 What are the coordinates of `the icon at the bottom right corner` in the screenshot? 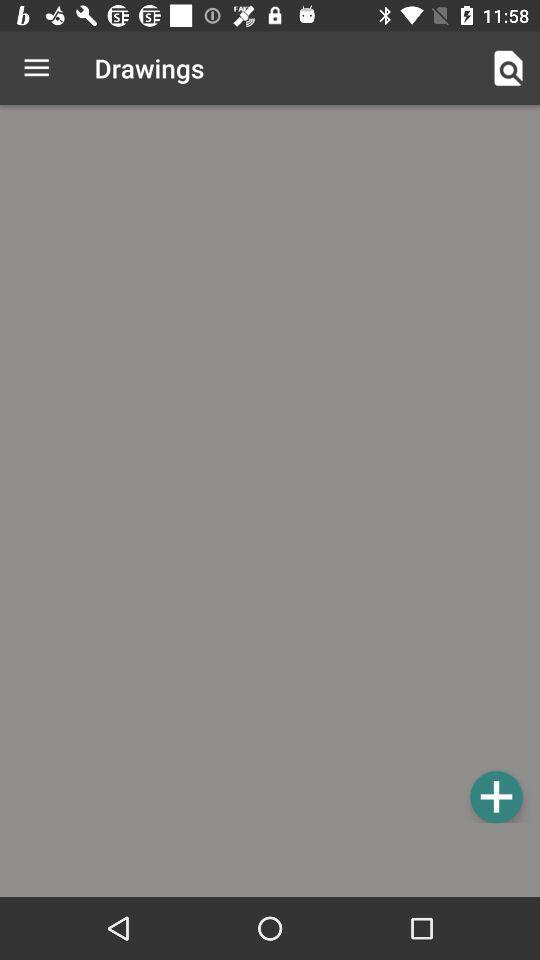 It's located at (495, 796).